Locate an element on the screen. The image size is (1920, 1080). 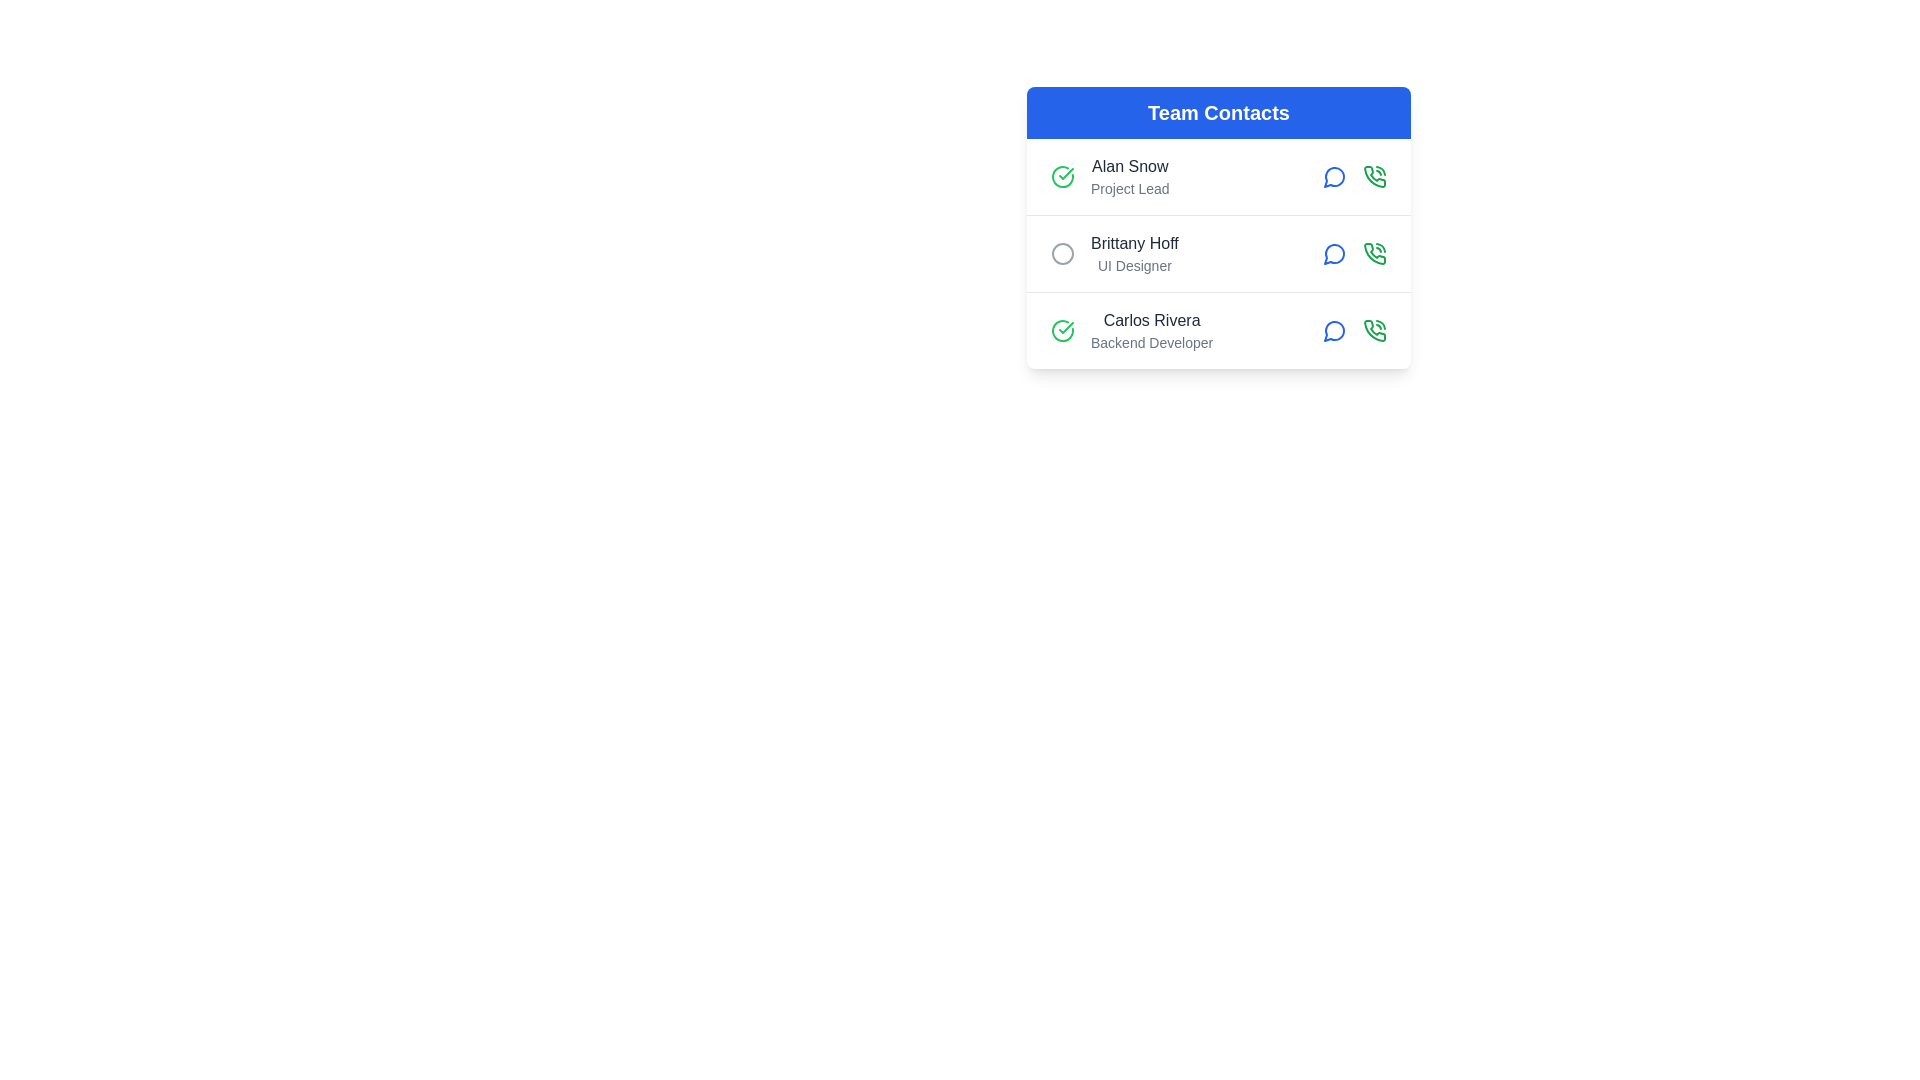
the 'view details' button for the contact Alan Snow is located at coordinates (1334, 176).